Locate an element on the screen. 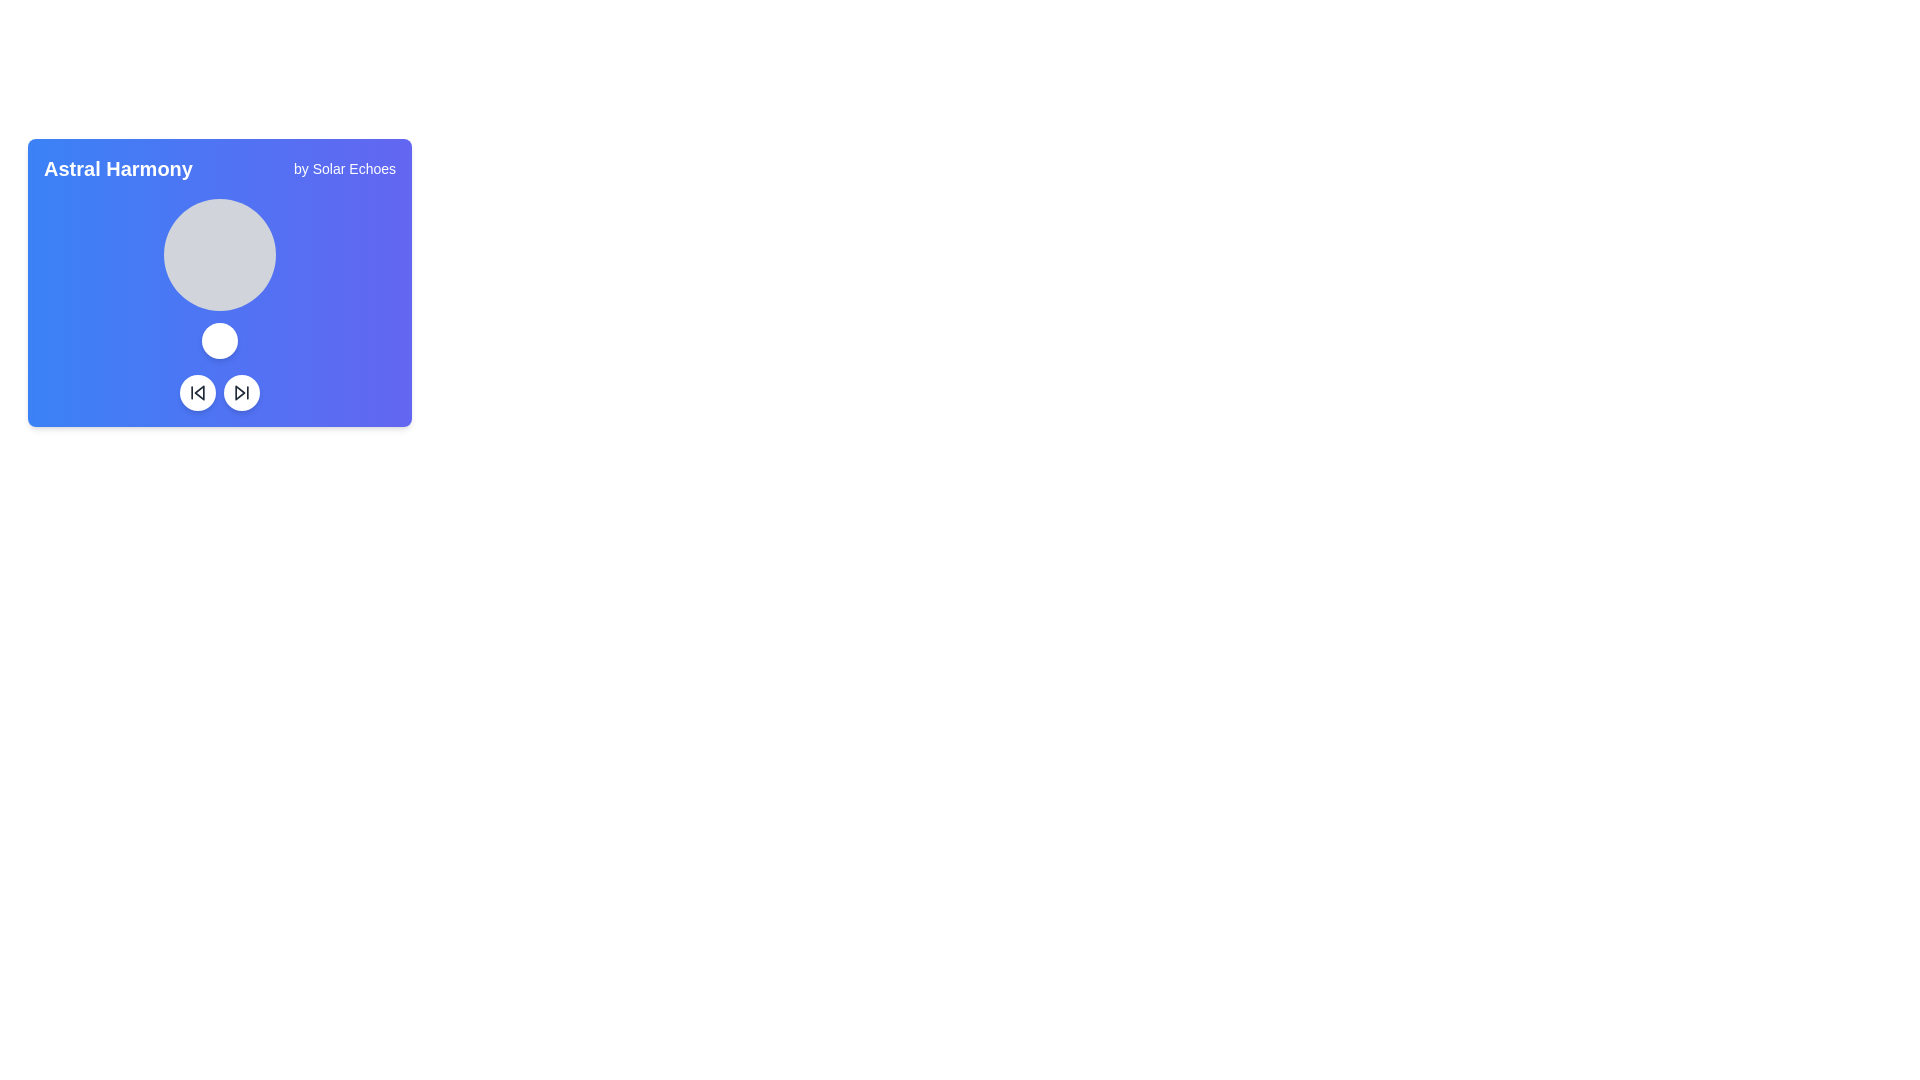 Image resolution: width=1920 pixels, height=1080 pixels. the 'Next' button located in the bottom section of the card layout is located at coordinates (240, 393).